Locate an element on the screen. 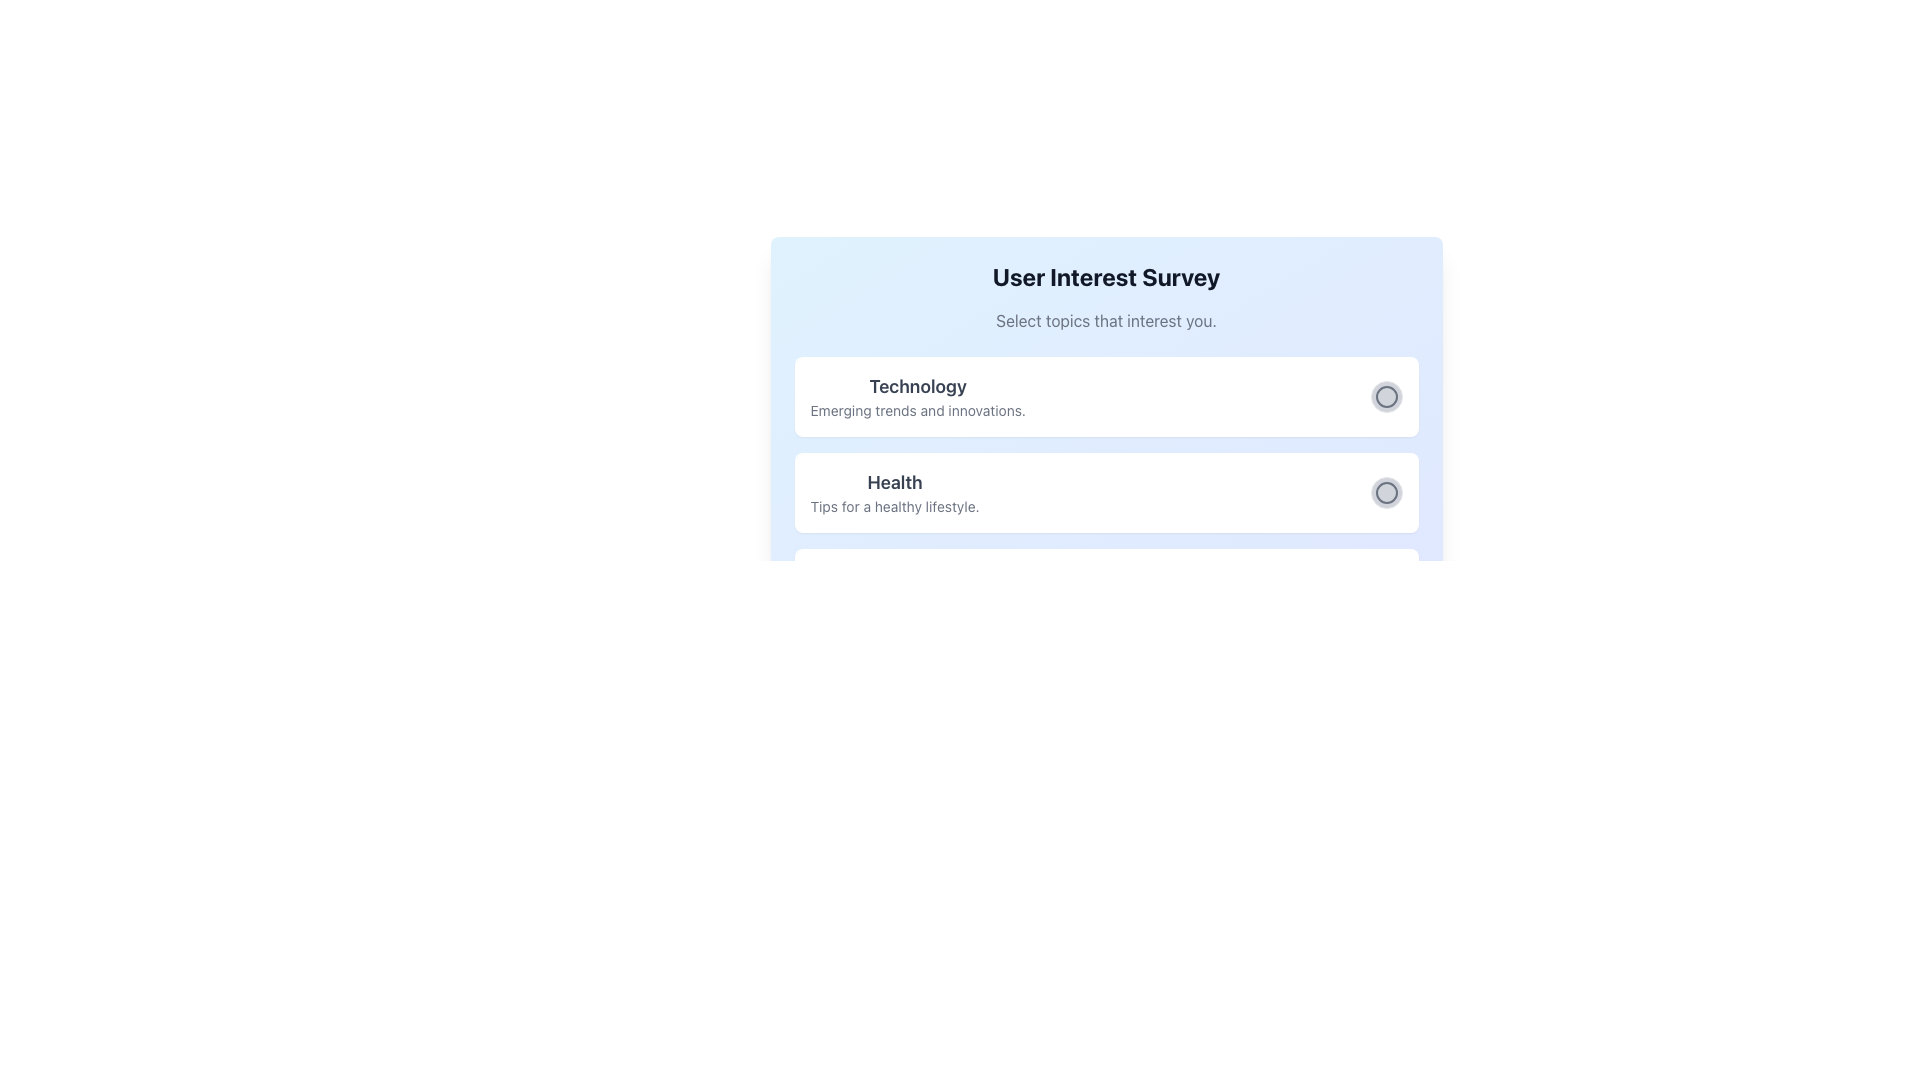 The width and height of the screenshot is (1920, 1080). the radio button for the 'Health' topic to receive additional feedback is located at coordinates (1385, 493).